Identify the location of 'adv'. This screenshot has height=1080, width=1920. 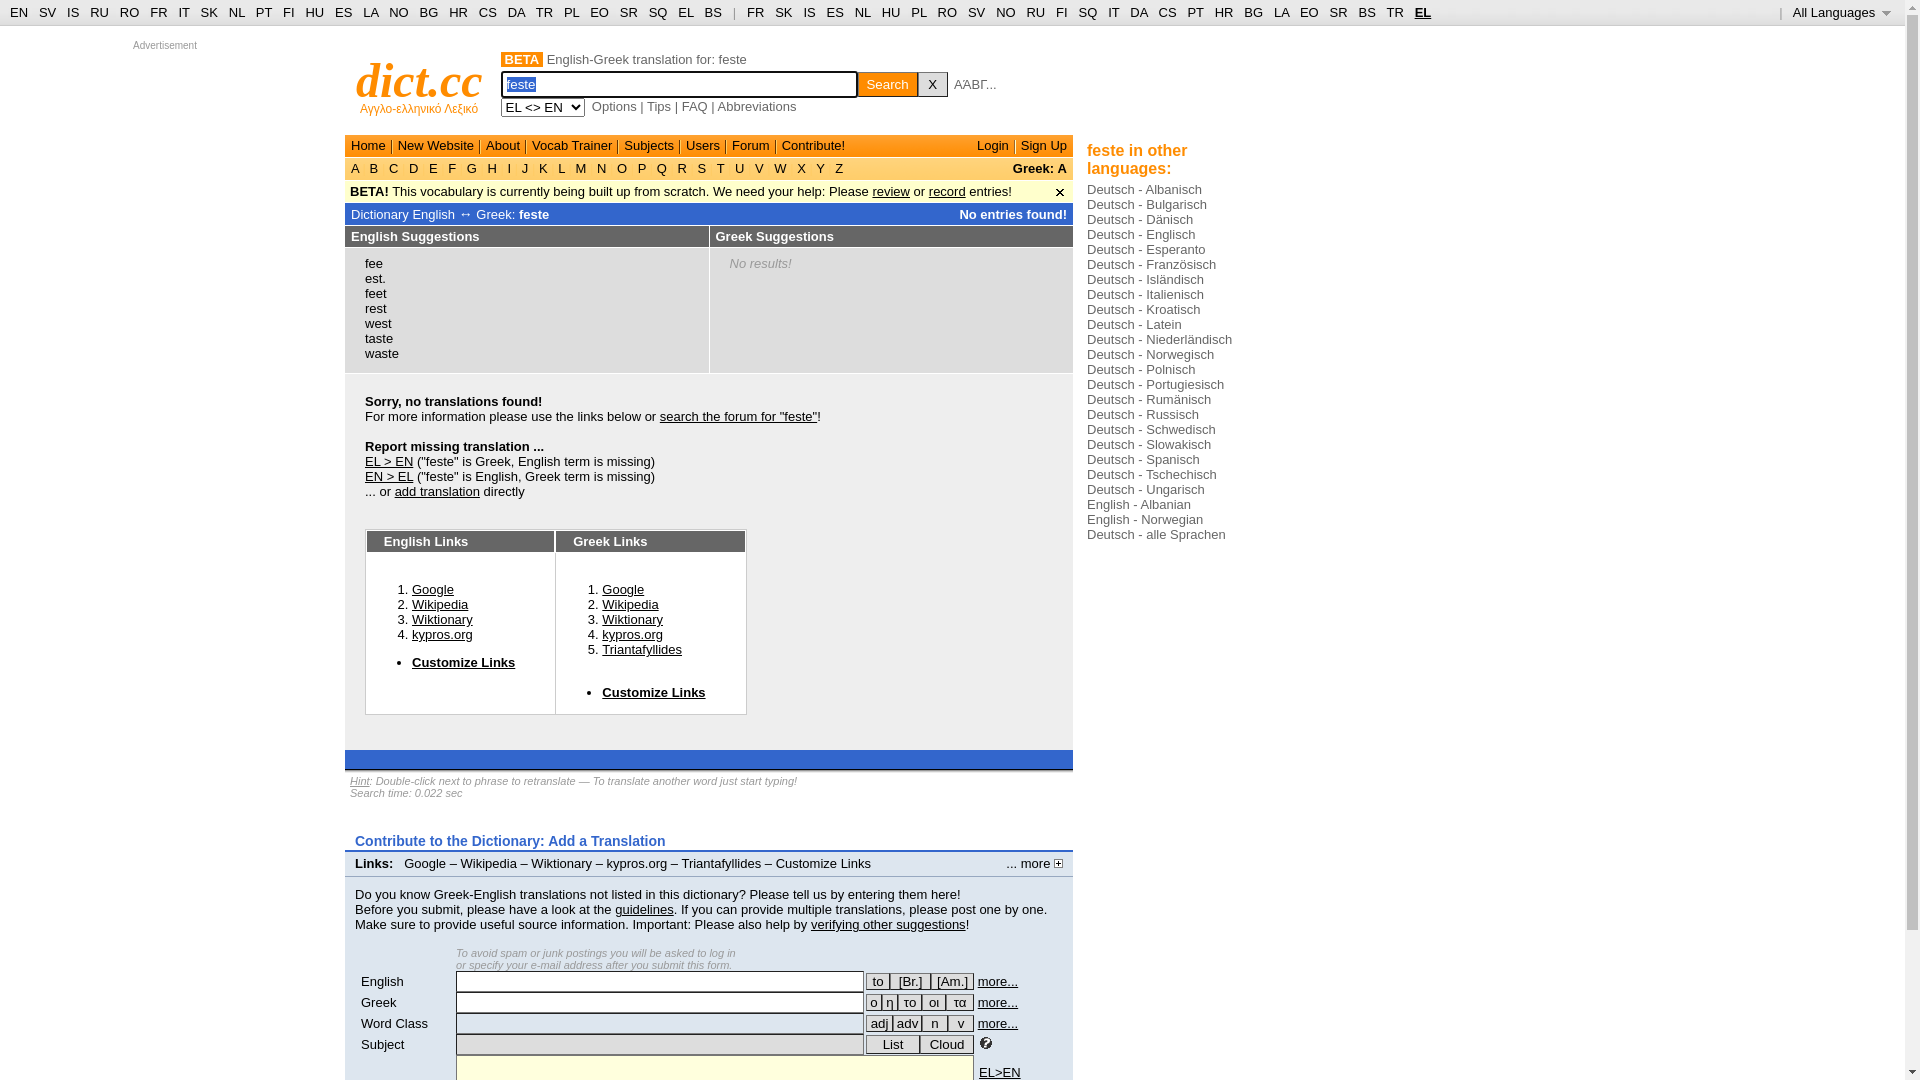
(906, 1023).